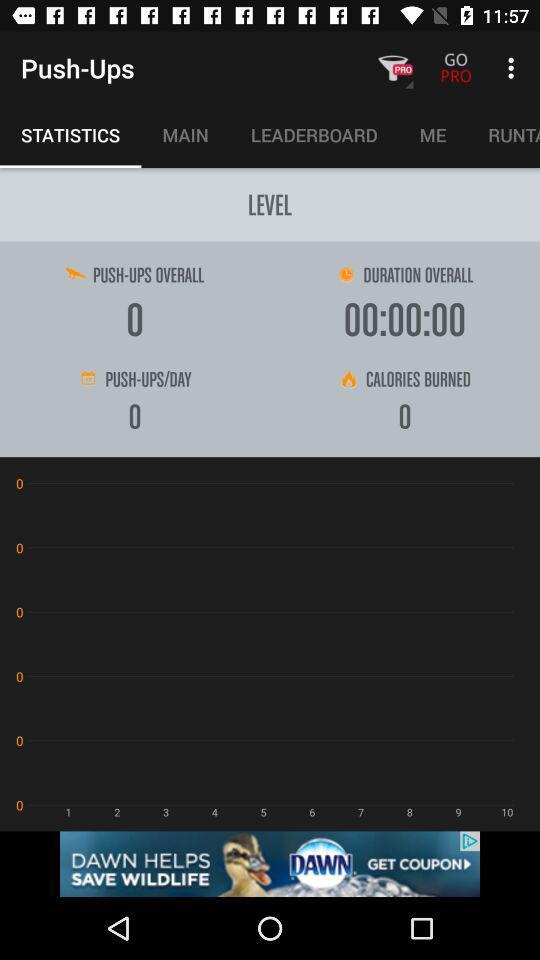  I want to click on follow the banner, so click(270, 863).